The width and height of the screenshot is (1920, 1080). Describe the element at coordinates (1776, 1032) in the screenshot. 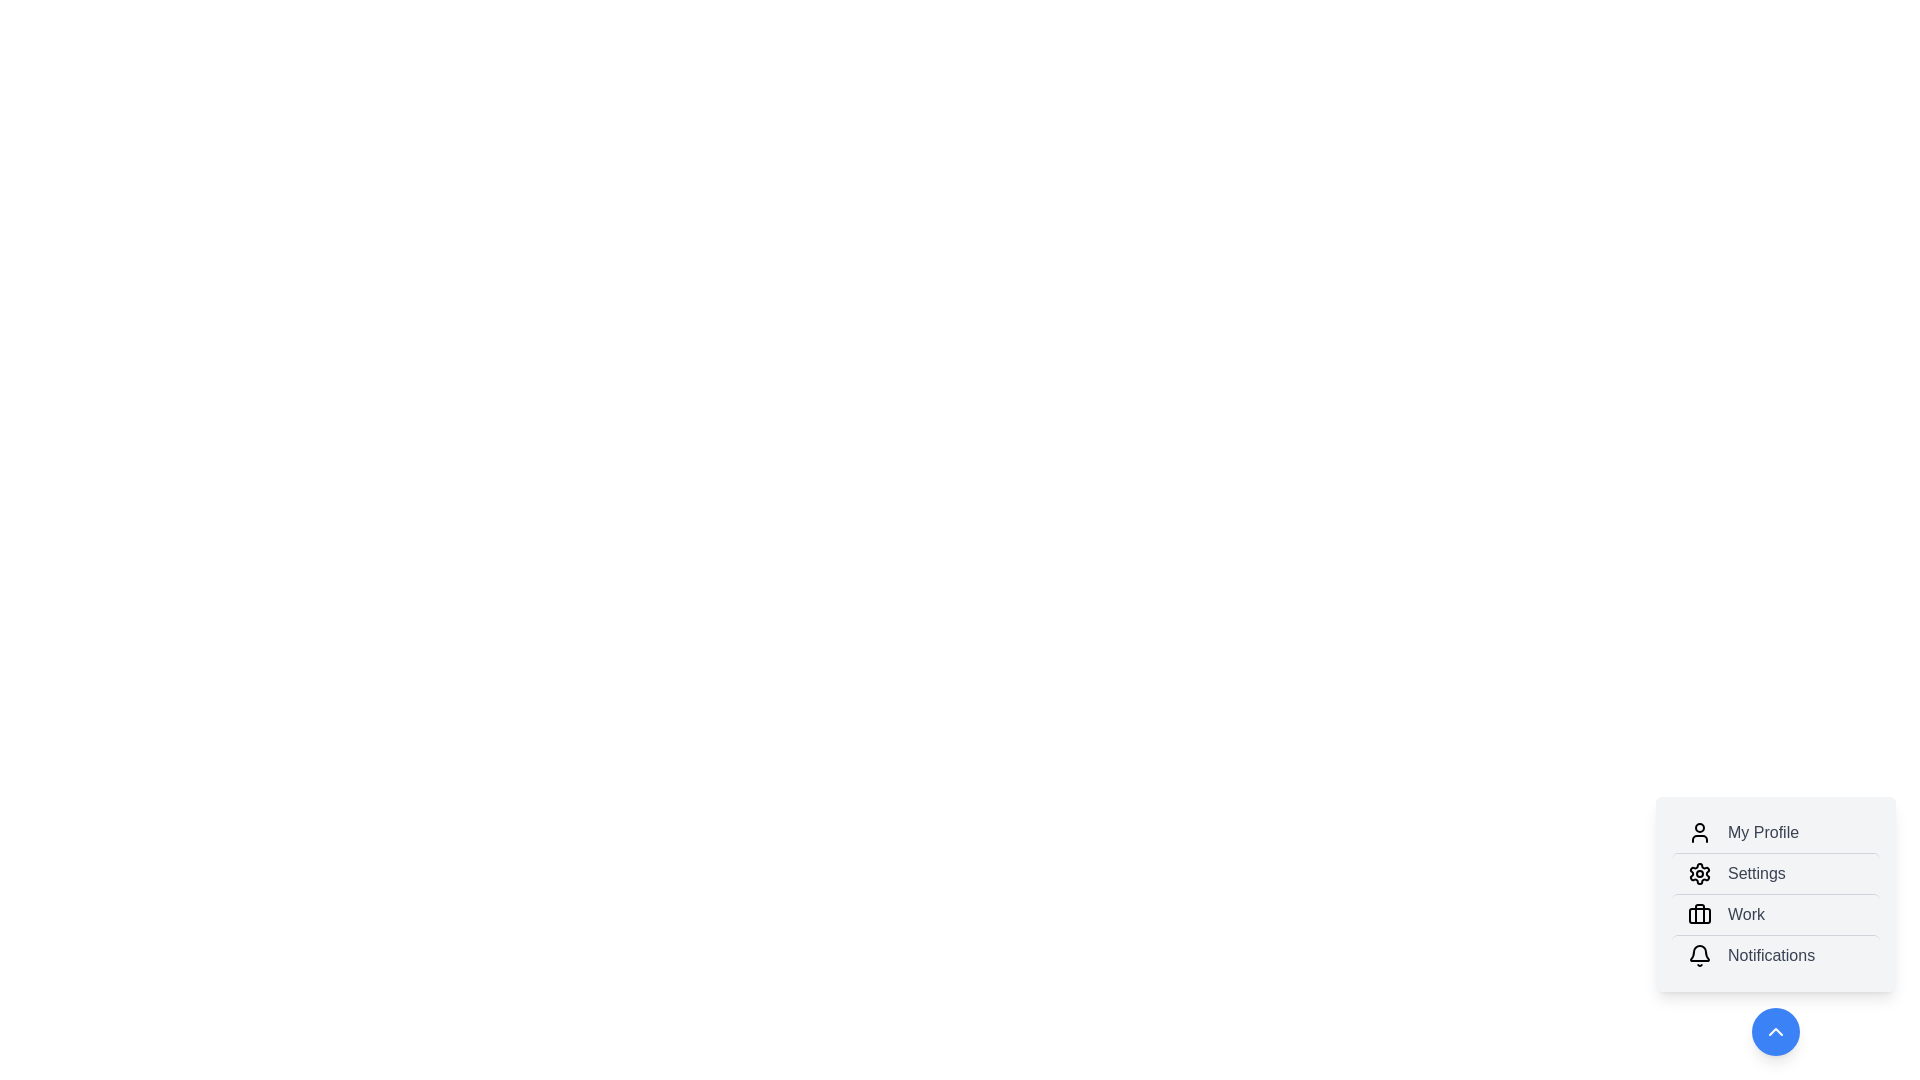

I see `floating button to toggle the menu's visibility` at that location.